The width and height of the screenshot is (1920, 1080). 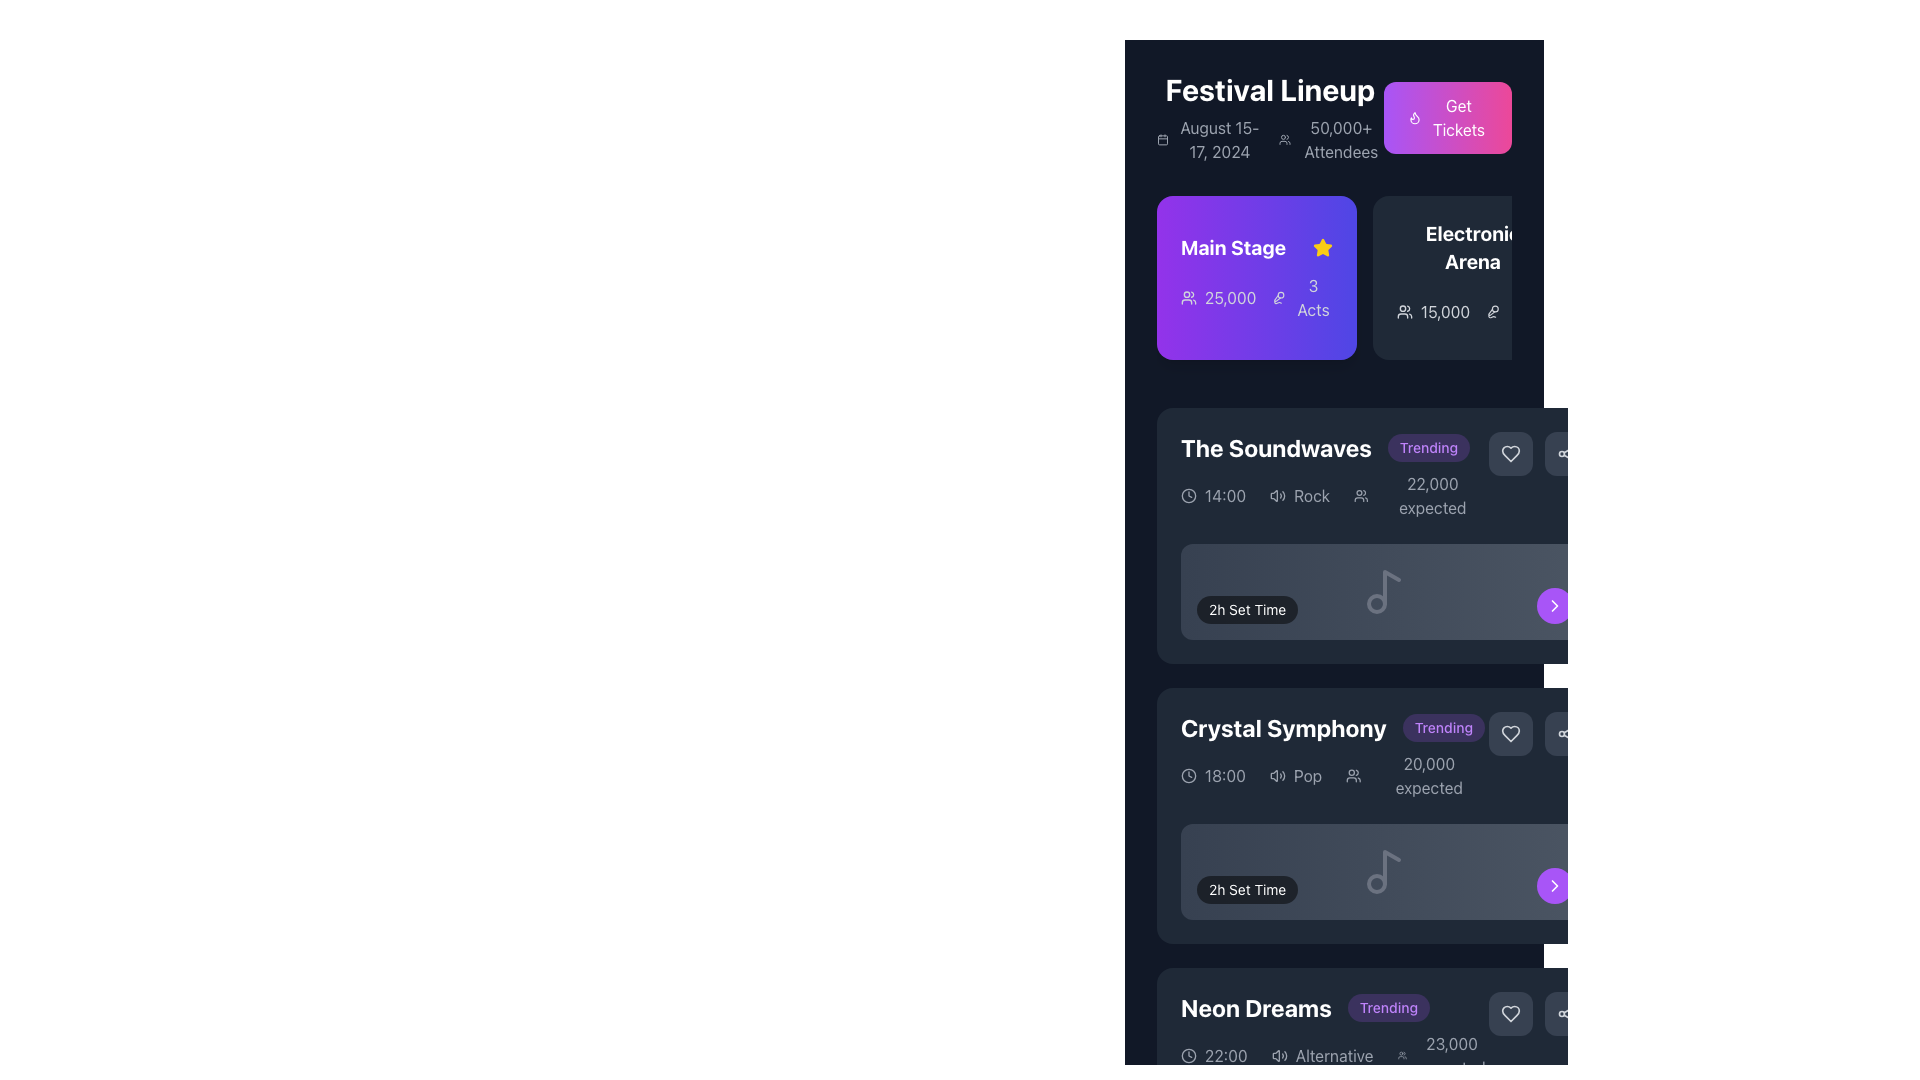 What do you see at coordinates (1189, 495) in the screenshot?
I see `the clock icon with a circular border and modern thin-line design, located to the left of the label displaying '14:00' in the 'The Soundwaves' section of the dark-themed interface` at bounding box center [1189, 495].